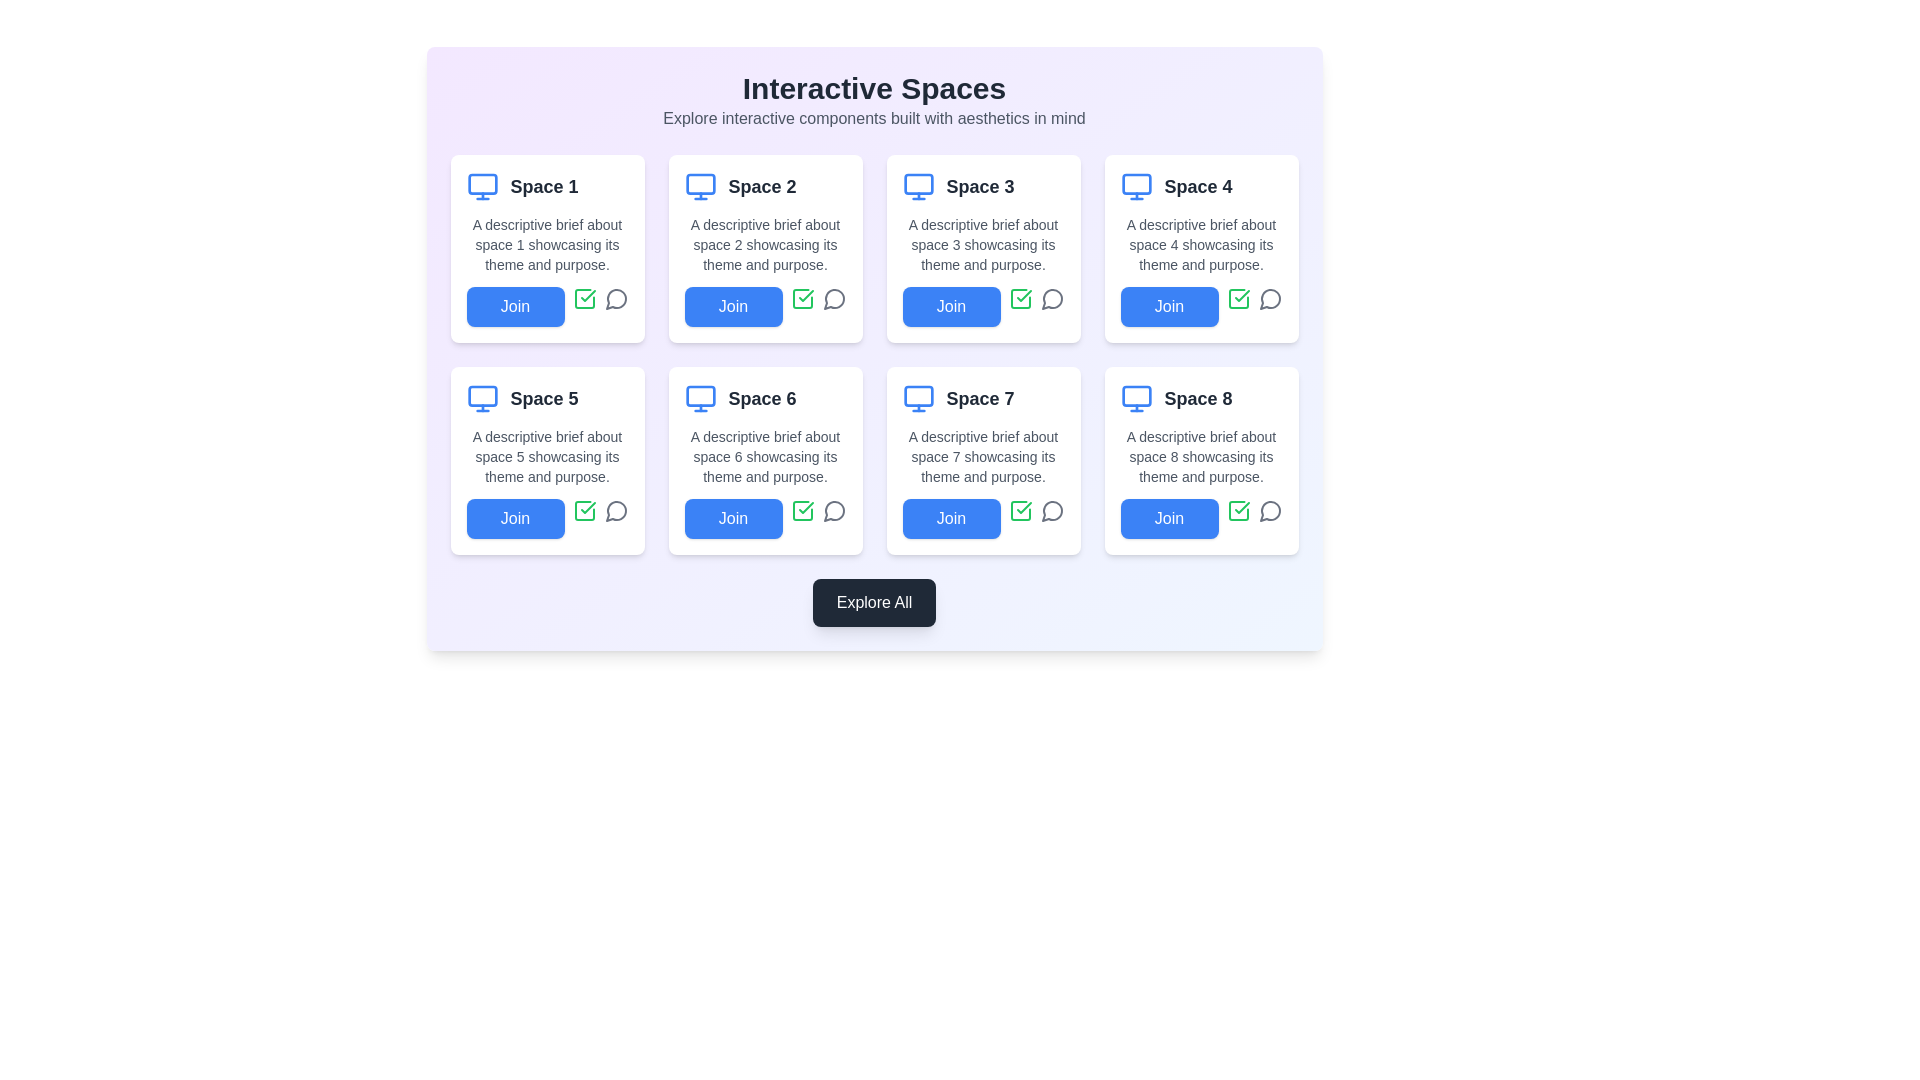  What do you see at coordinates (1136, 396) in the screenshot?
I see `the rectangle within the monitor icon of the card labeled 'Space 8', which is located in the second row, fourth column of the grid` at bounding box center [1136, 396].